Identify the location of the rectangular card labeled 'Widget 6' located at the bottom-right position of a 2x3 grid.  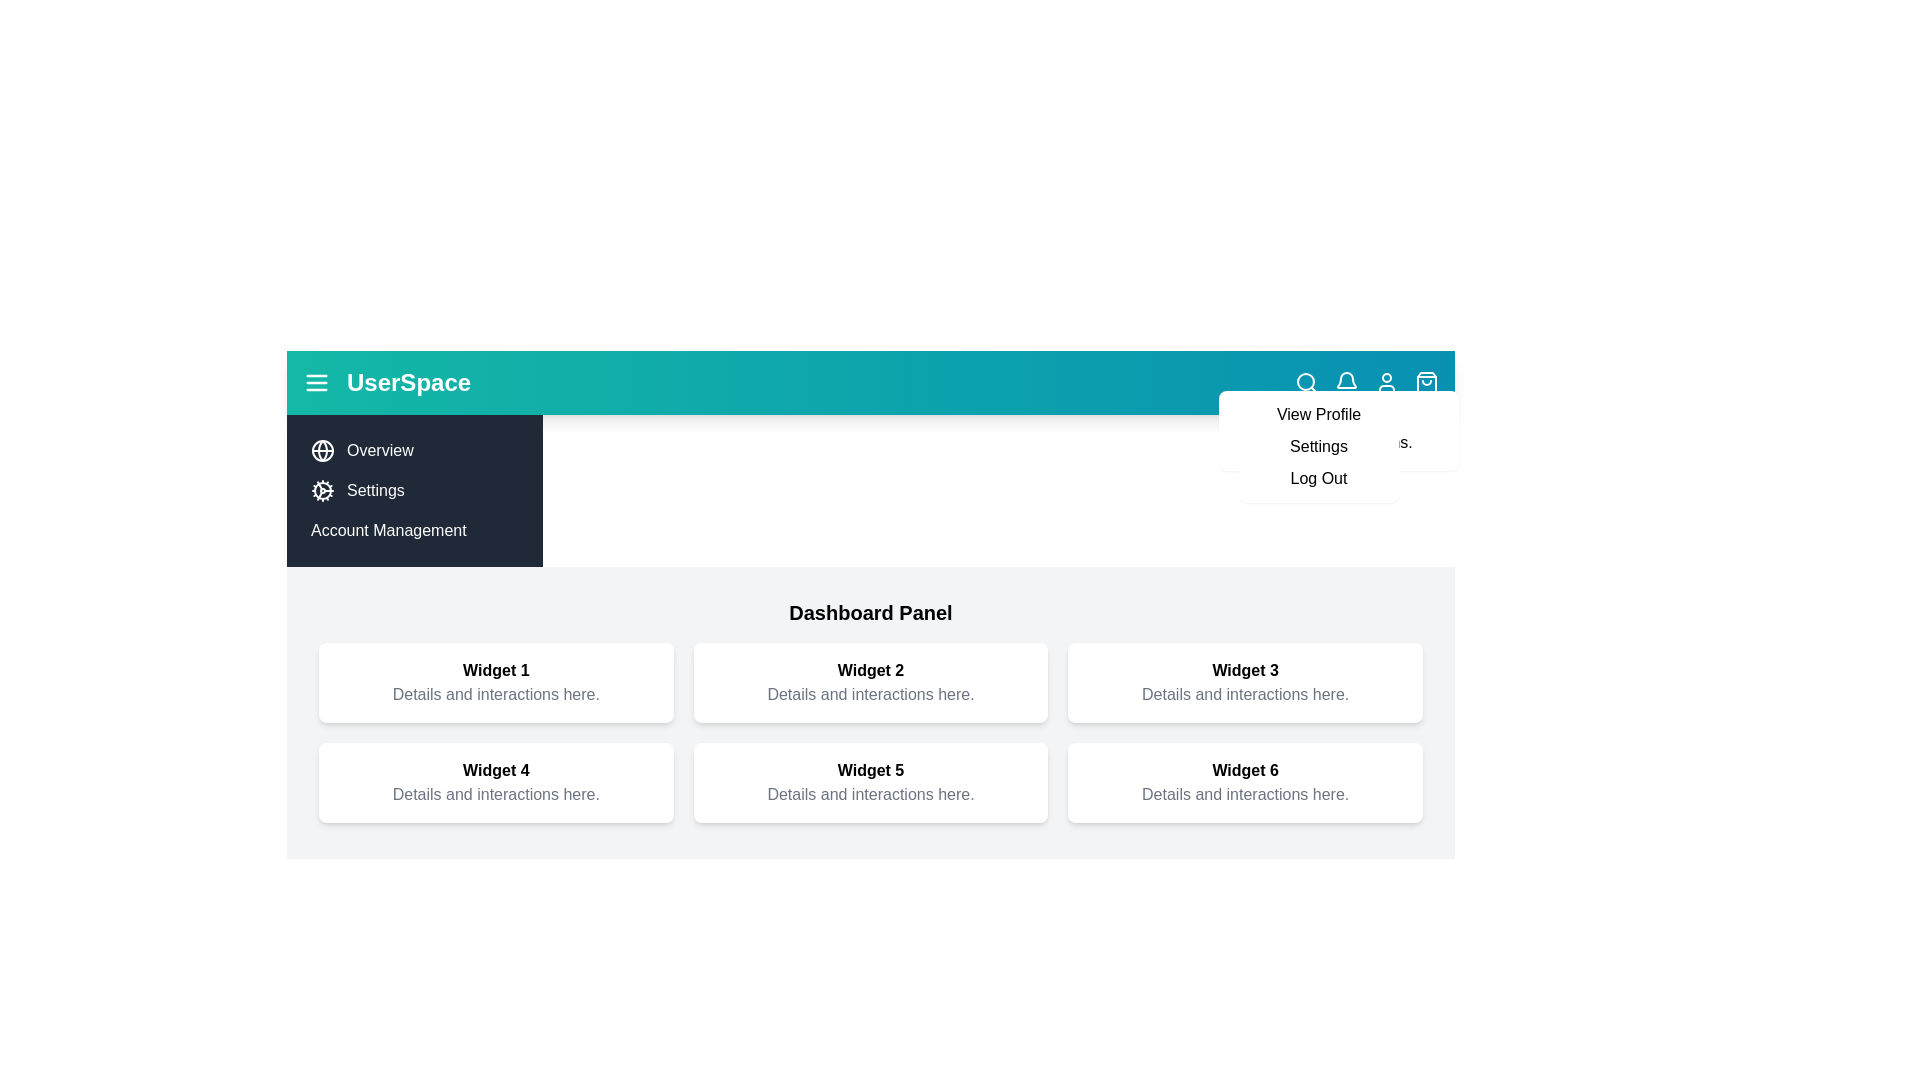
(1244, 782).